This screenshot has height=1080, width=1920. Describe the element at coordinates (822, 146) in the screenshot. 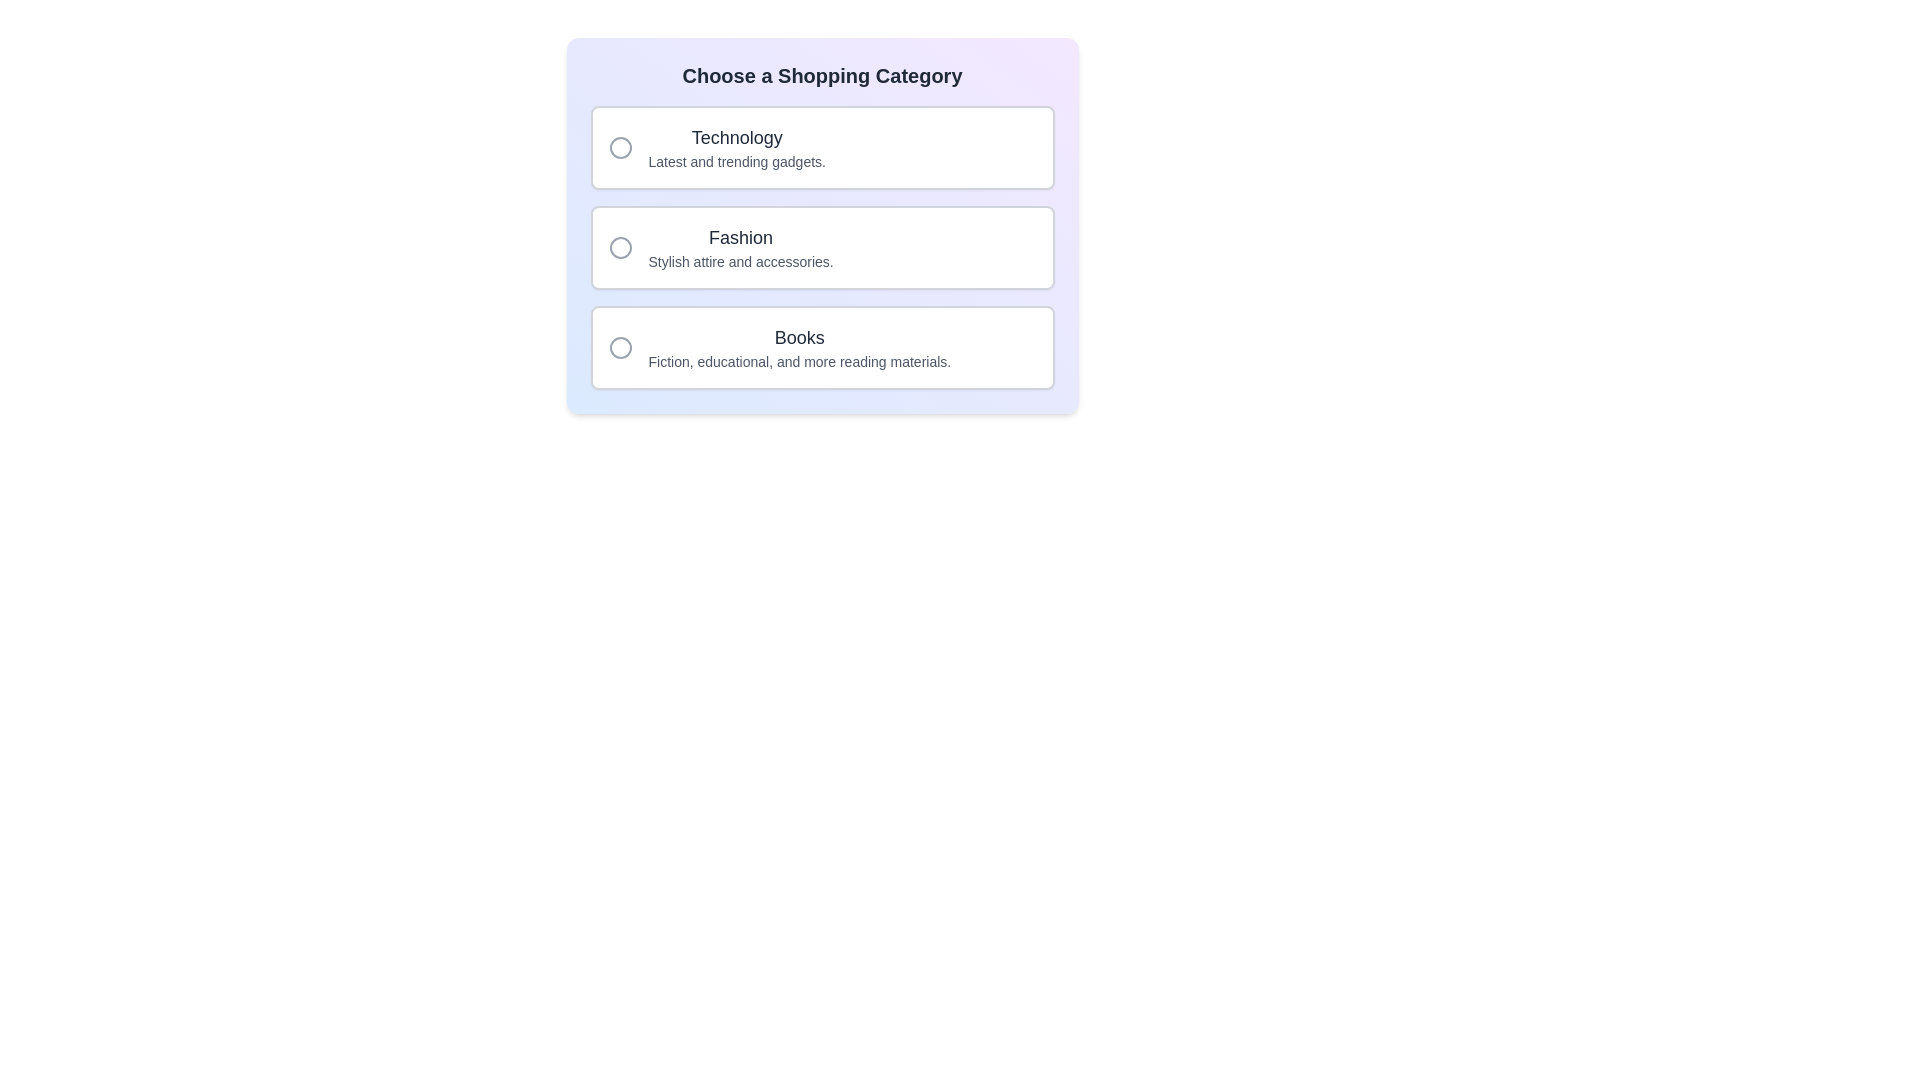

I see `the 'Technology' radio button option in the vertical list` at that location.